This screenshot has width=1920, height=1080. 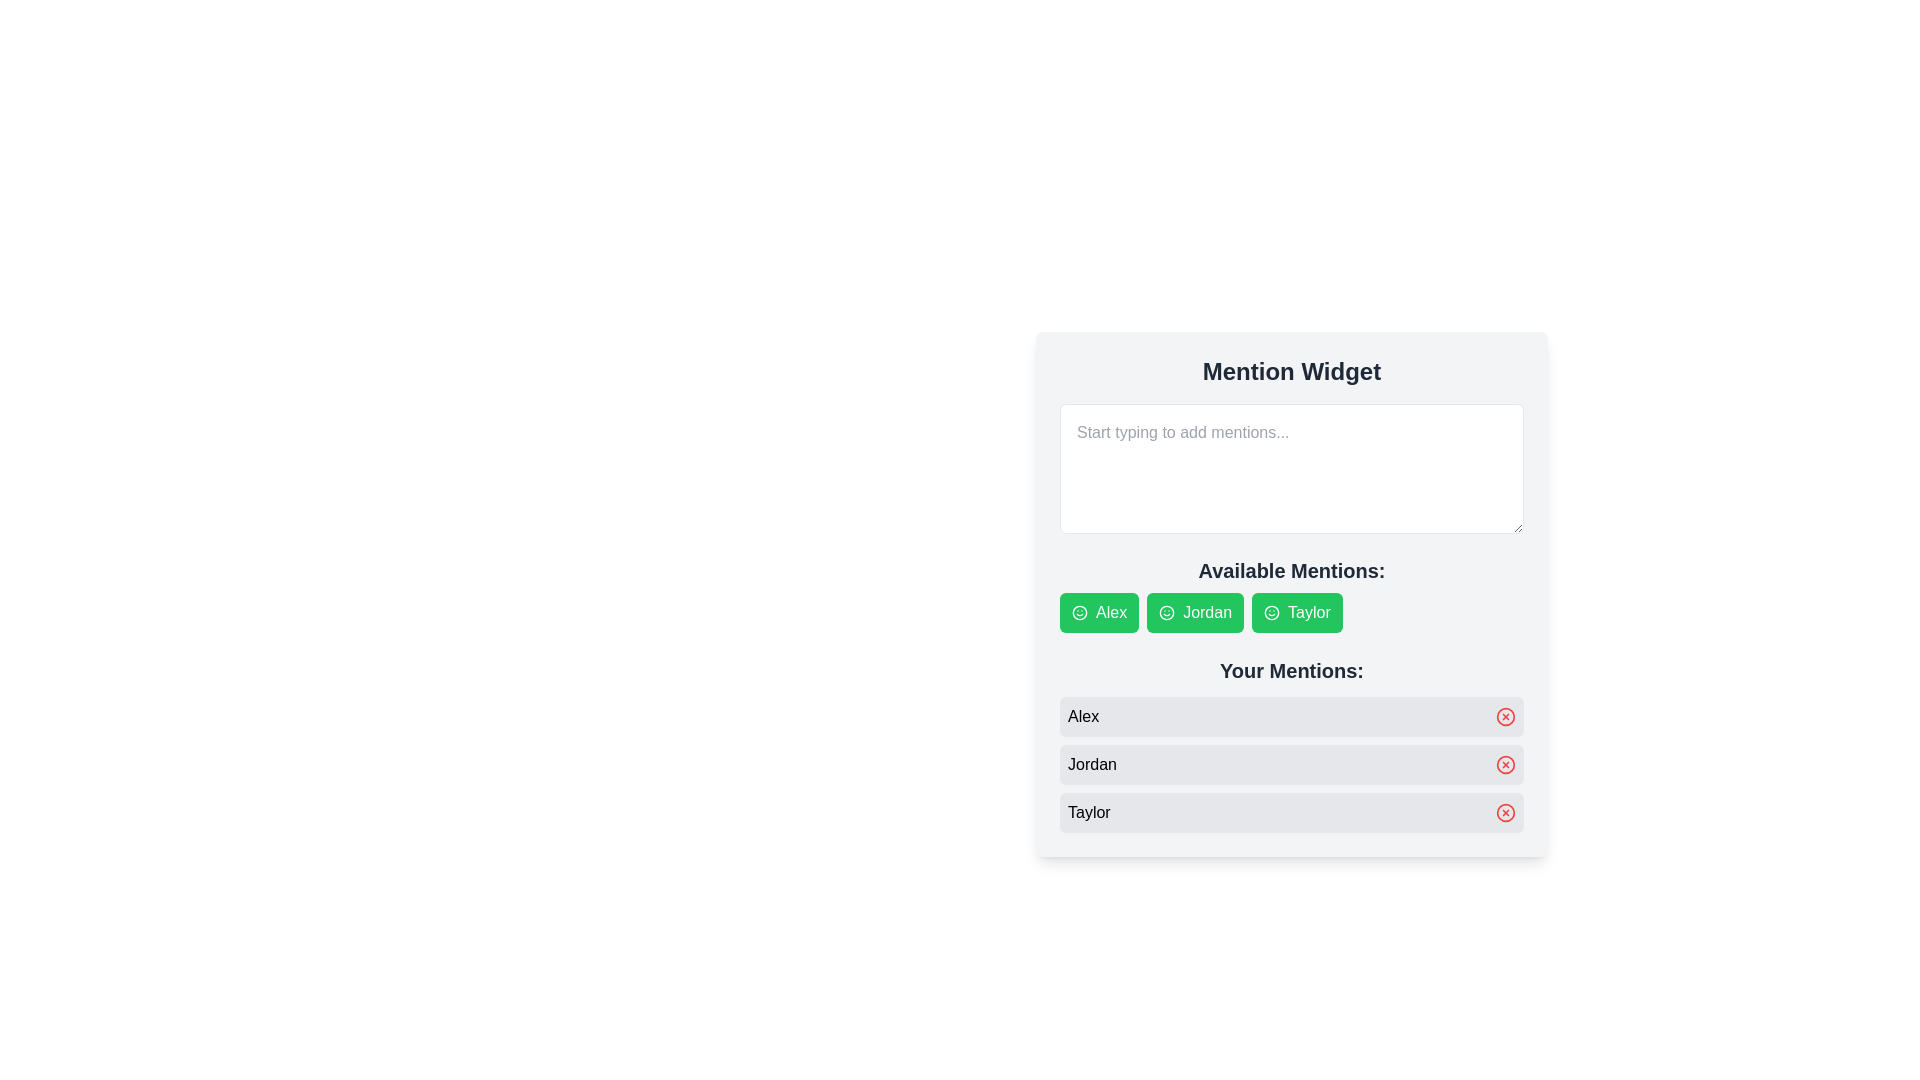 I want to click on the large, bold, dark gray title text labeled 'Mention Widget' positioned at the top of its section, above a multiline text input field, so click(x=1291, y=371).